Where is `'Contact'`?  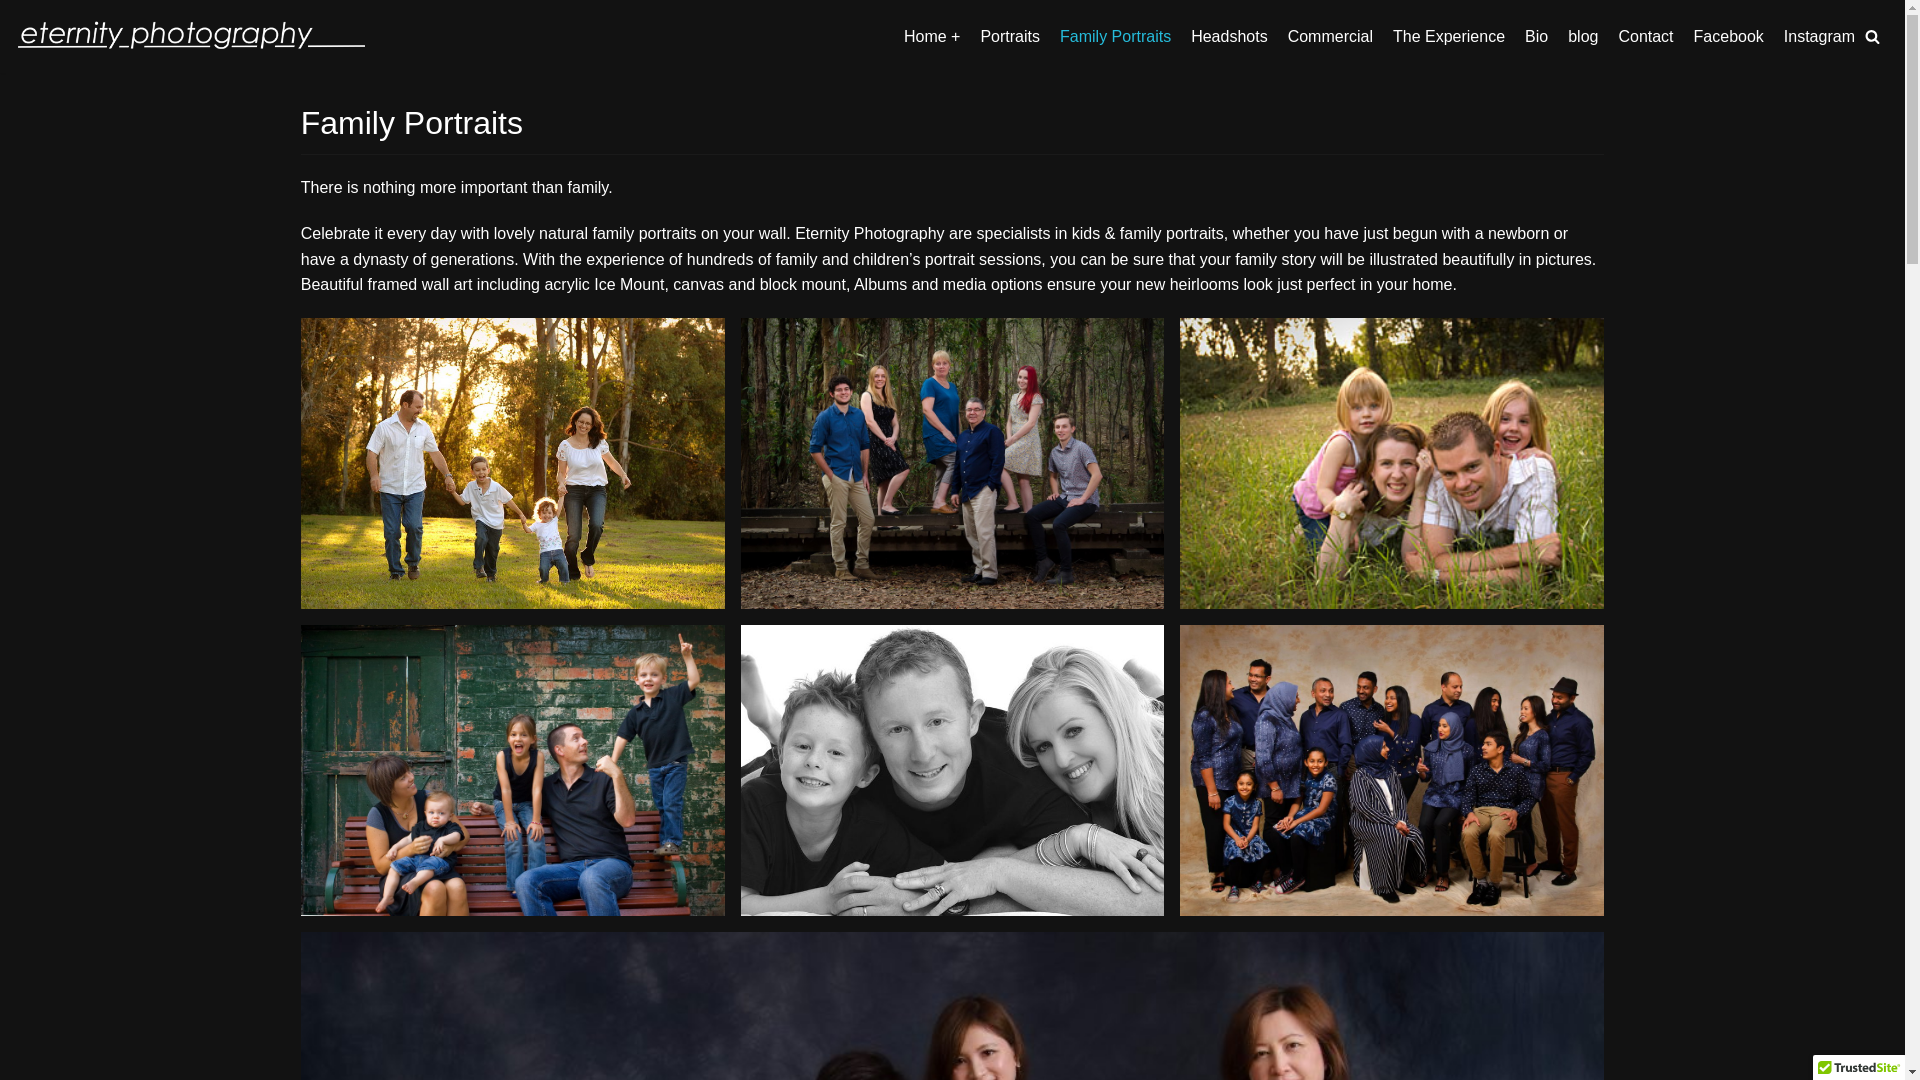 'Contact' is located at coordinates (1645, 37).